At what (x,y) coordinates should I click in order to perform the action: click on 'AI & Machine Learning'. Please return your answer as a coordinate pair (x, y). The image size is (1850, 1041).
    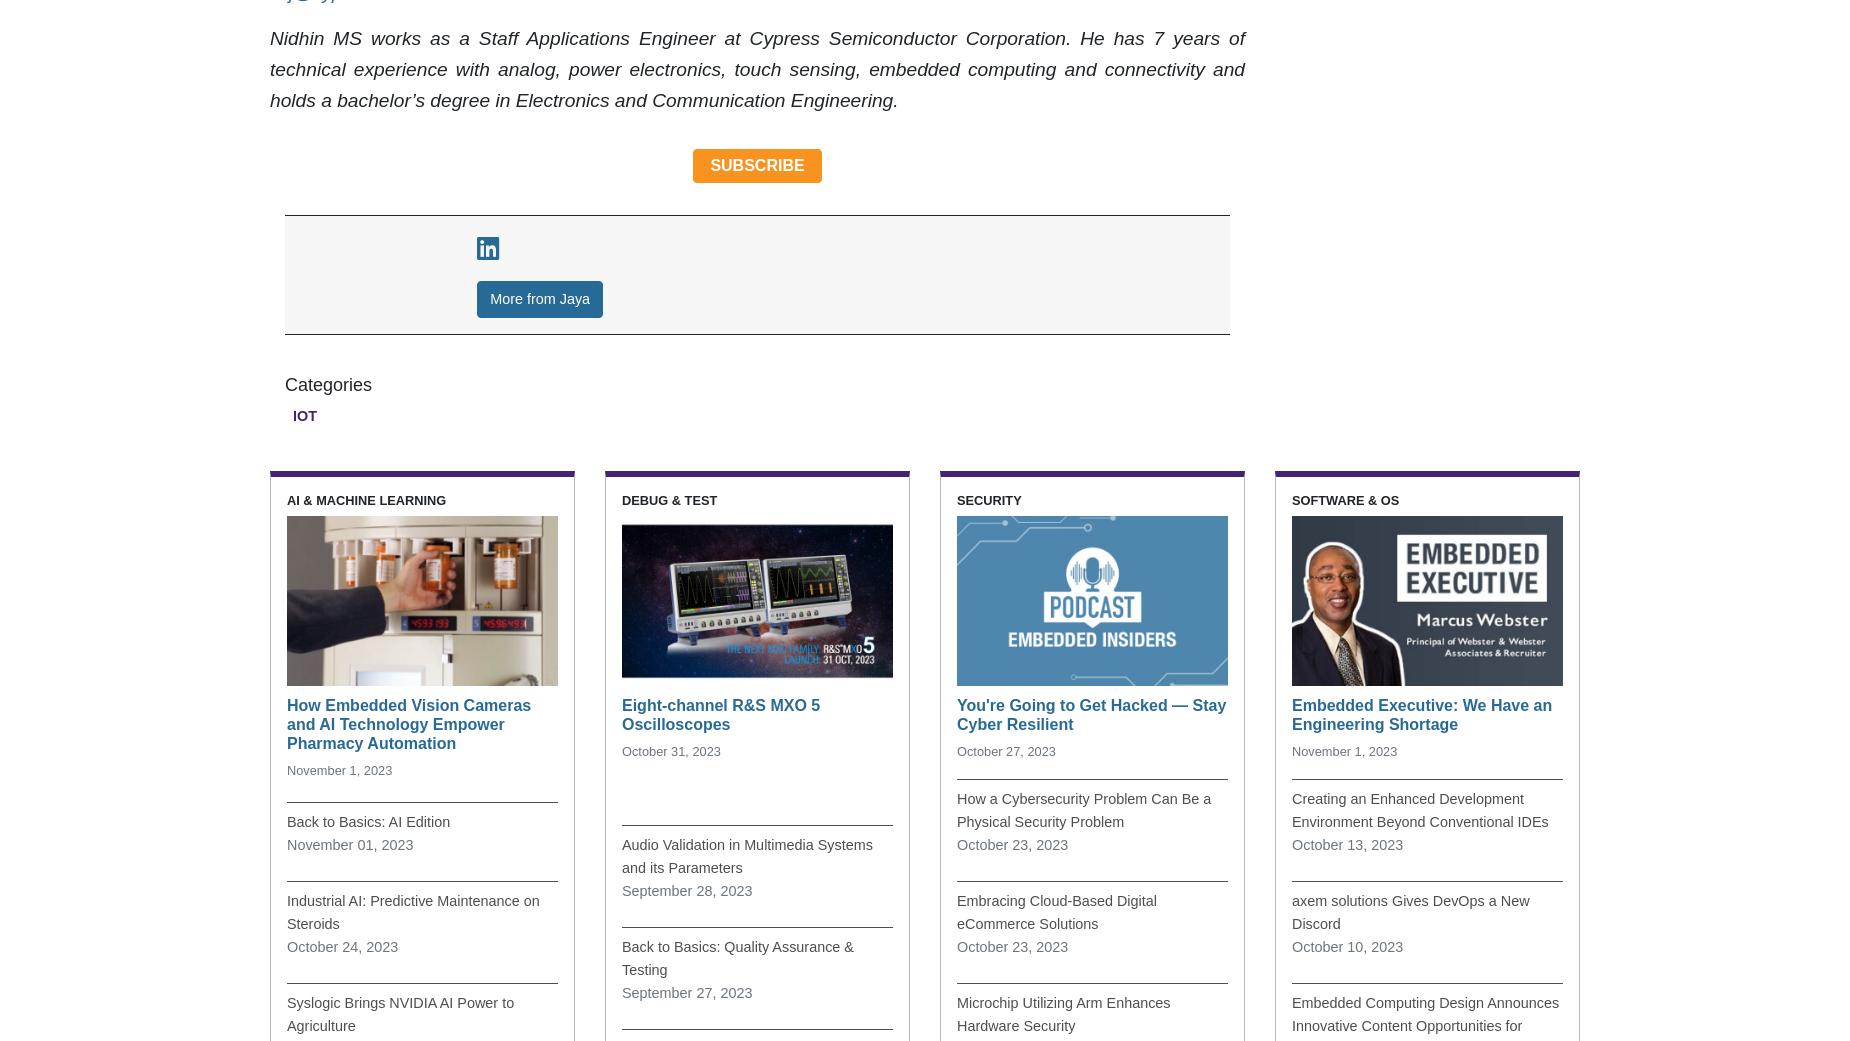
    Looking at the image, I should click on (365, 498).